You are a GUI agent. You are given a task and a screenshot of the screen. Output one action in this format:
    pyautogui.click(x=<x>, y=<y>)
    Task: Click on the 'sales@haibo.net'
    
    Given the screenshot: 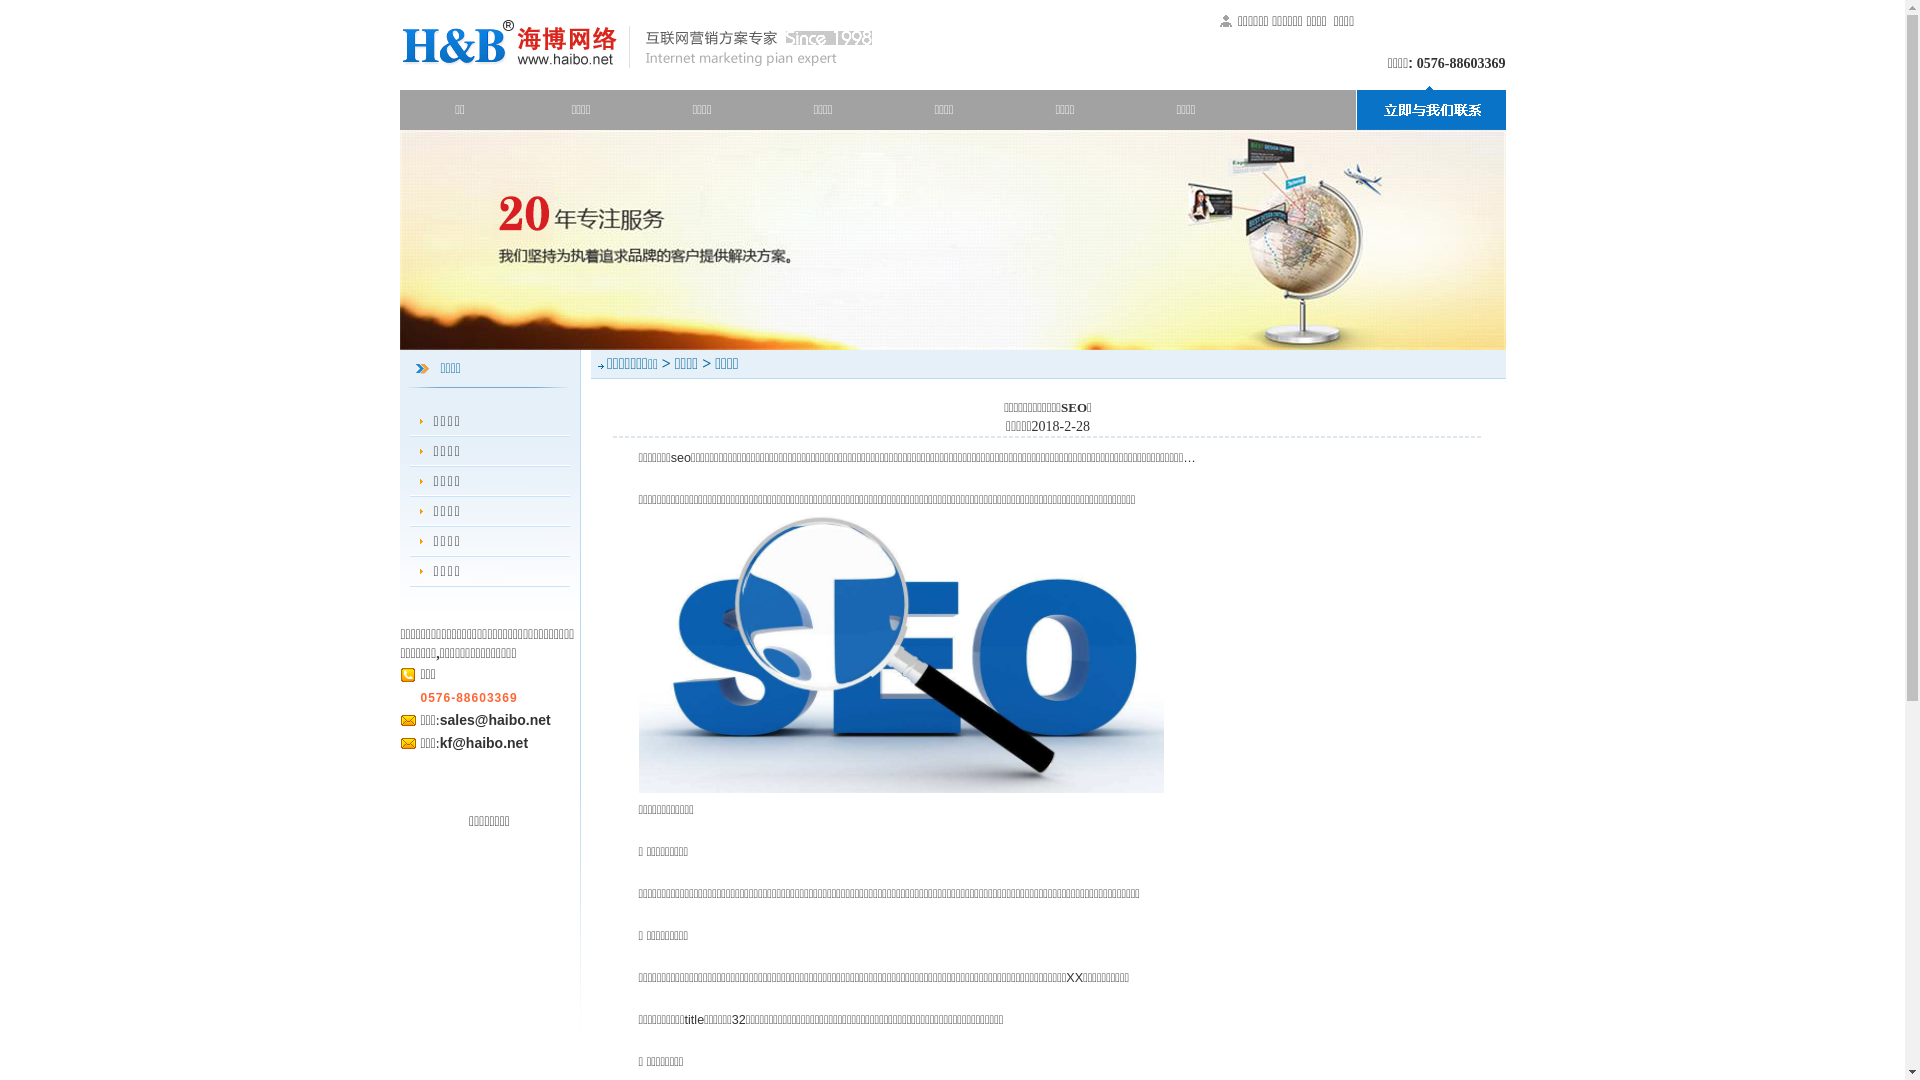 What is the action you would take?
    pyautogui.click(x=495, y=720)
    